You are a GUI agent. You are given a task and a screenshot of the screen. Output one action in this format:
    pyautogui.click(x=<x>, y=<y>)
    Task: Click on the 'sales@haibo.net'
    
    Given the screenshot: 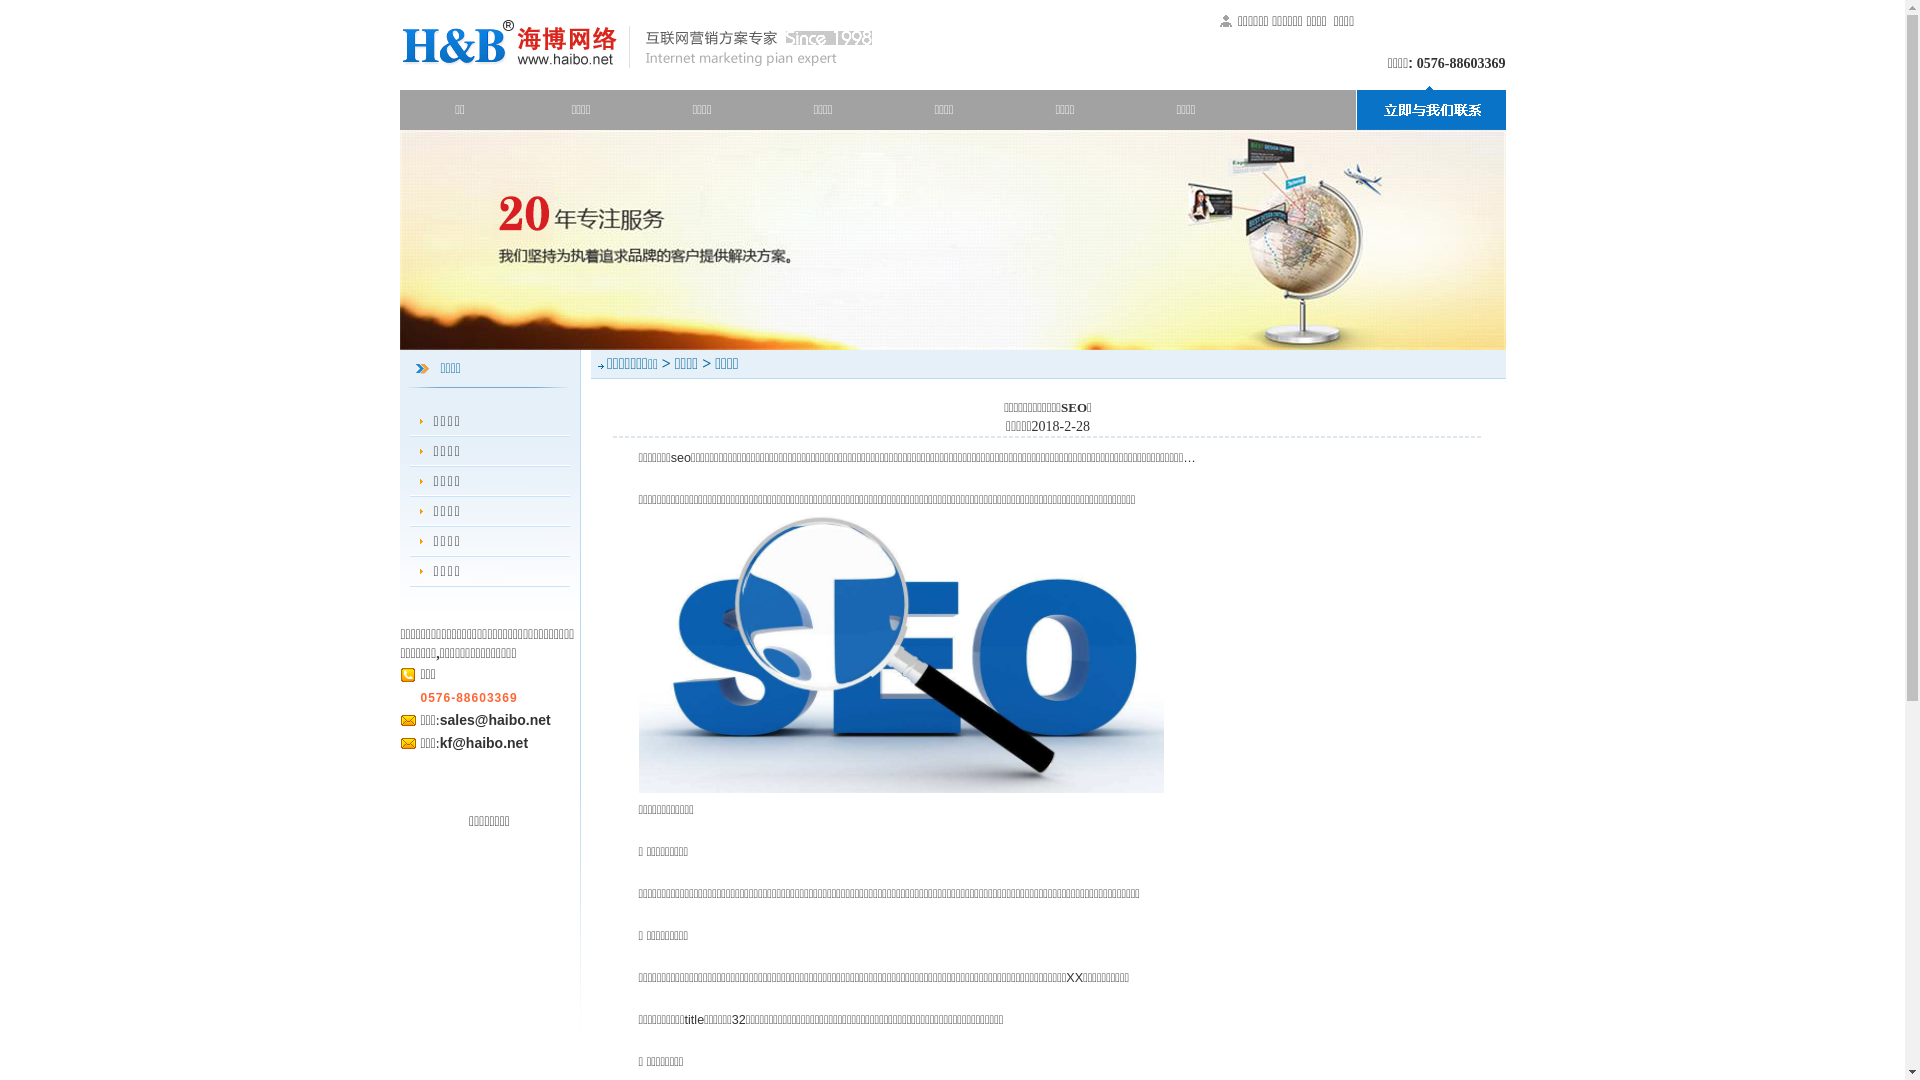 What is the action you would take?
    pyautogui.click(x=495, y=720)
    